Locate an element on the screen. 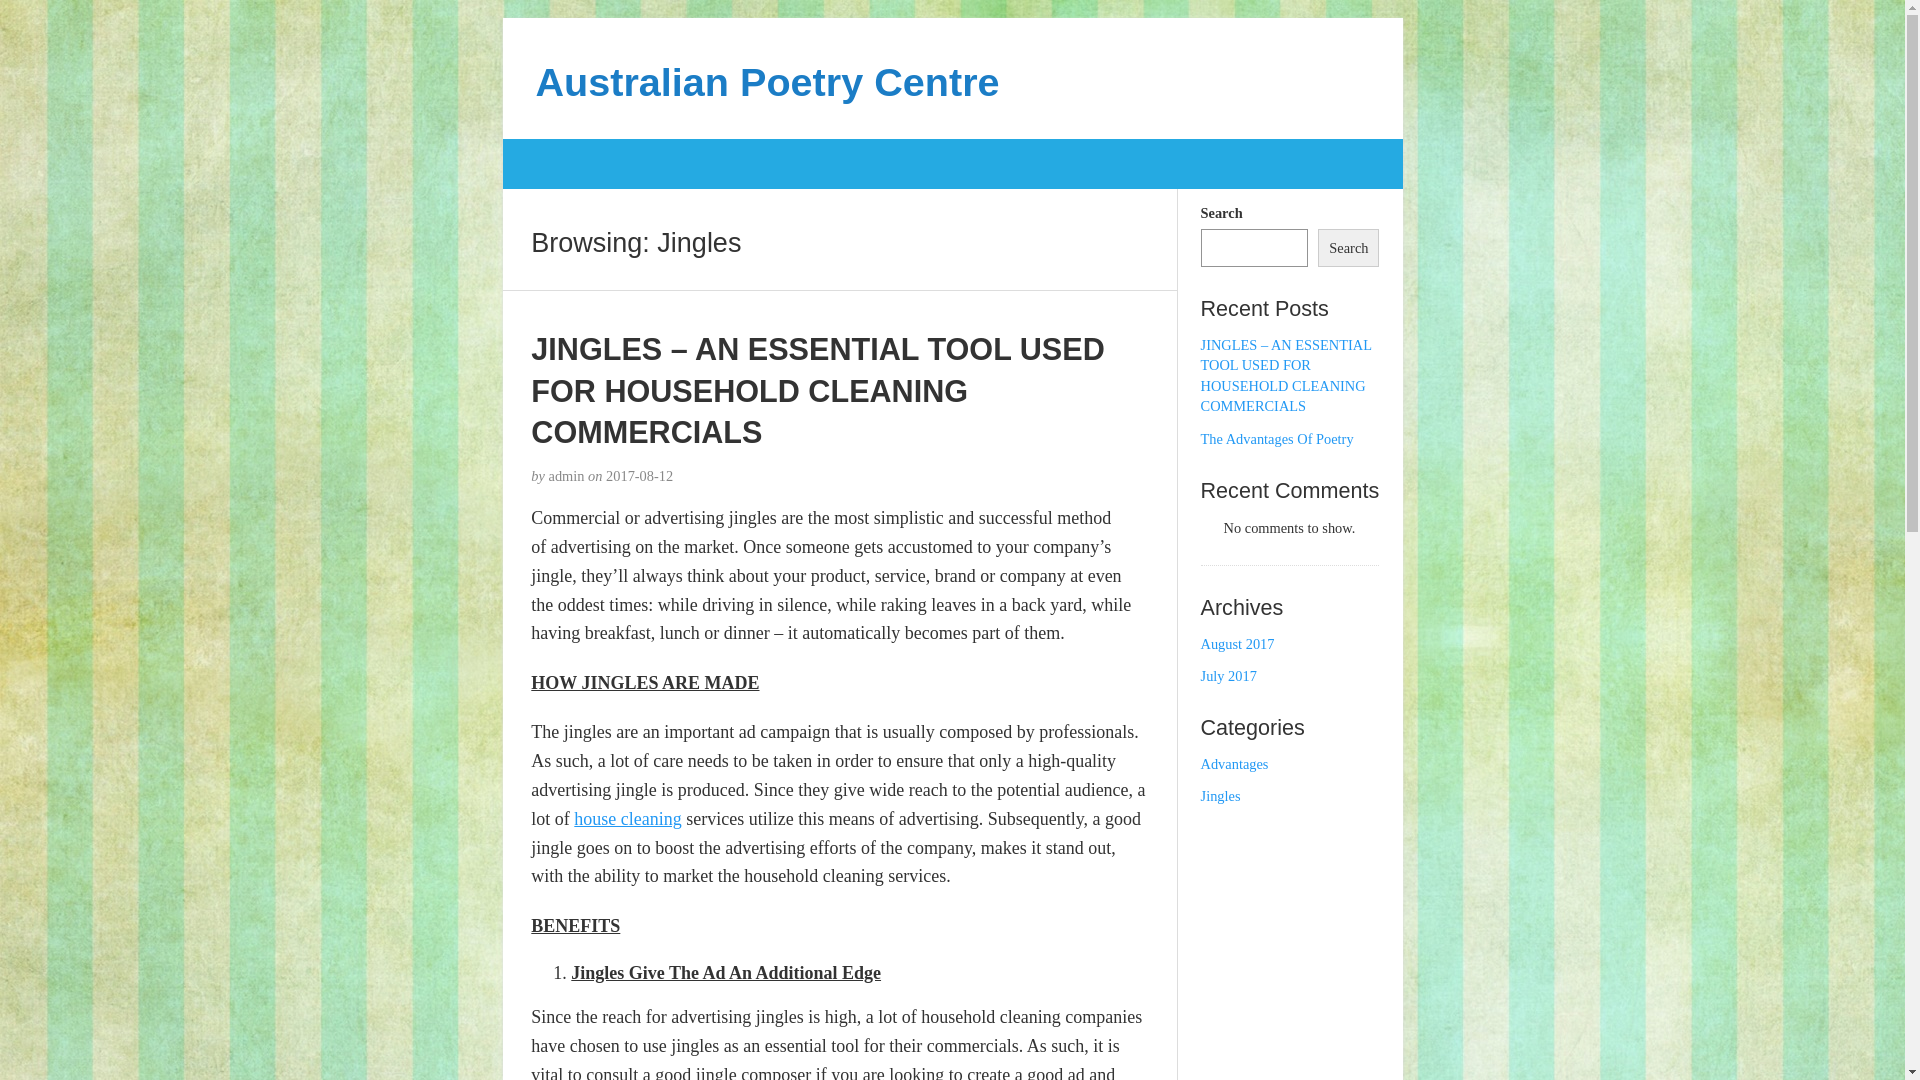 The width and height of the screenshot is (1920, 1080). 'July 2017' is located at coordinates (1227, 675).